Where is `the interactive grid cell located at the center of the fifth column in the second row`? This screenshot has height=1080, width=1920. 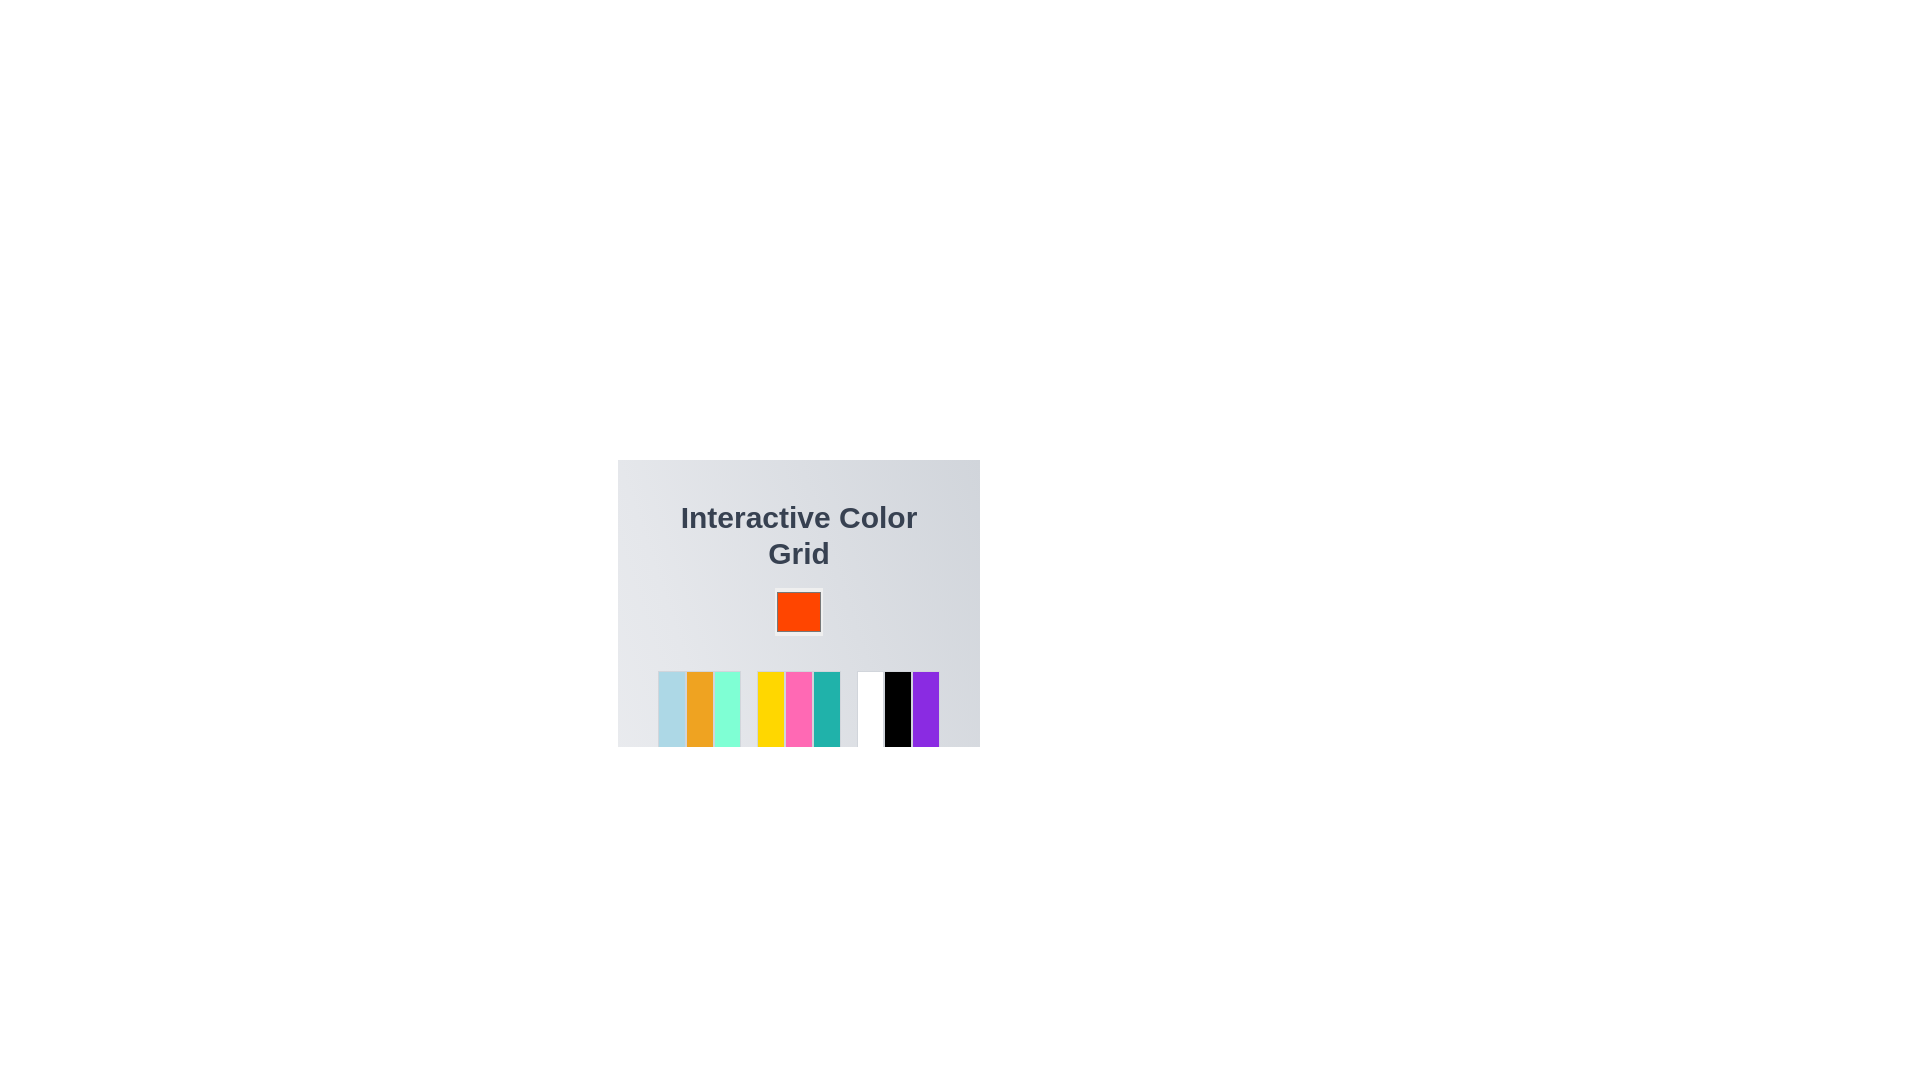
the interactive grid cell located at the center of the fifth column in the second row is located at coordinates (797, 709).